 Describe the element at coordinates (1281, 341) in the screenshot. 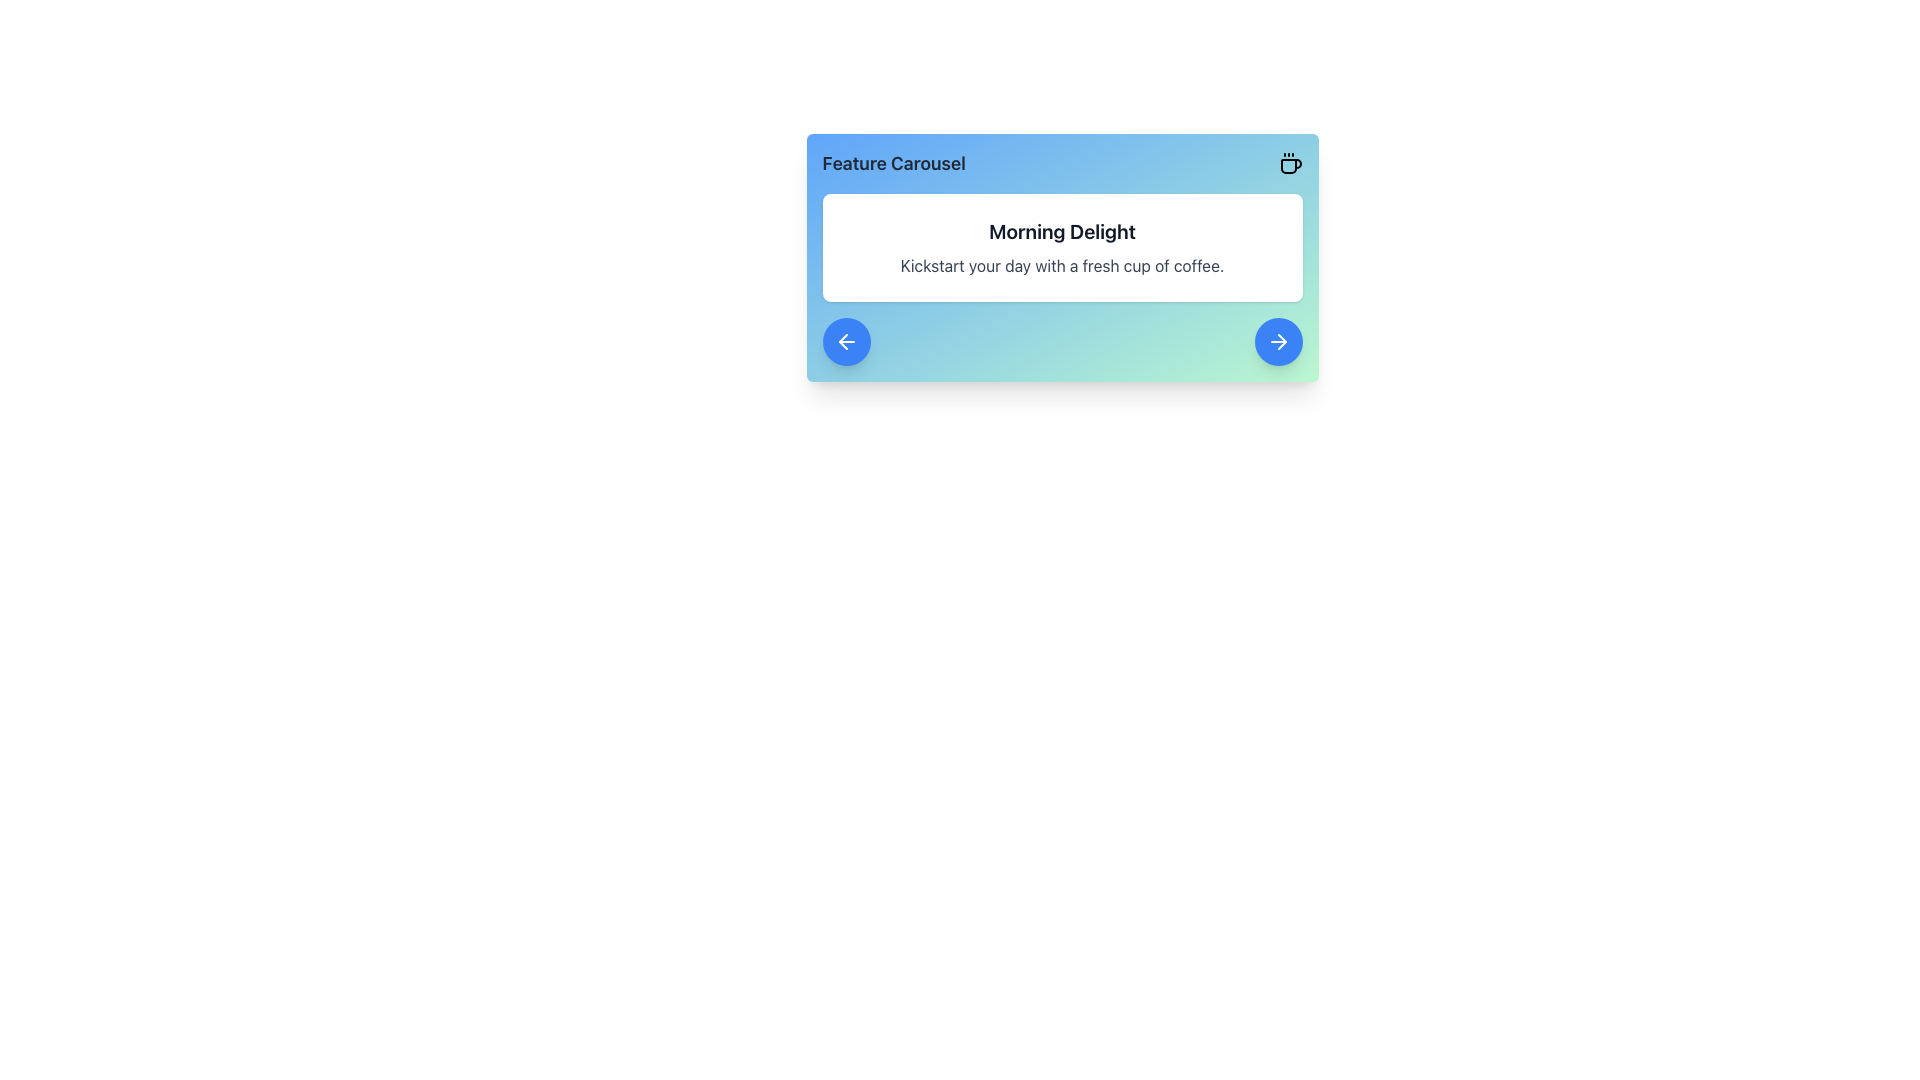

I see `the right-pointing chevron icon located inside the circular button on the right-hand side of the interface's main content area` at that location.